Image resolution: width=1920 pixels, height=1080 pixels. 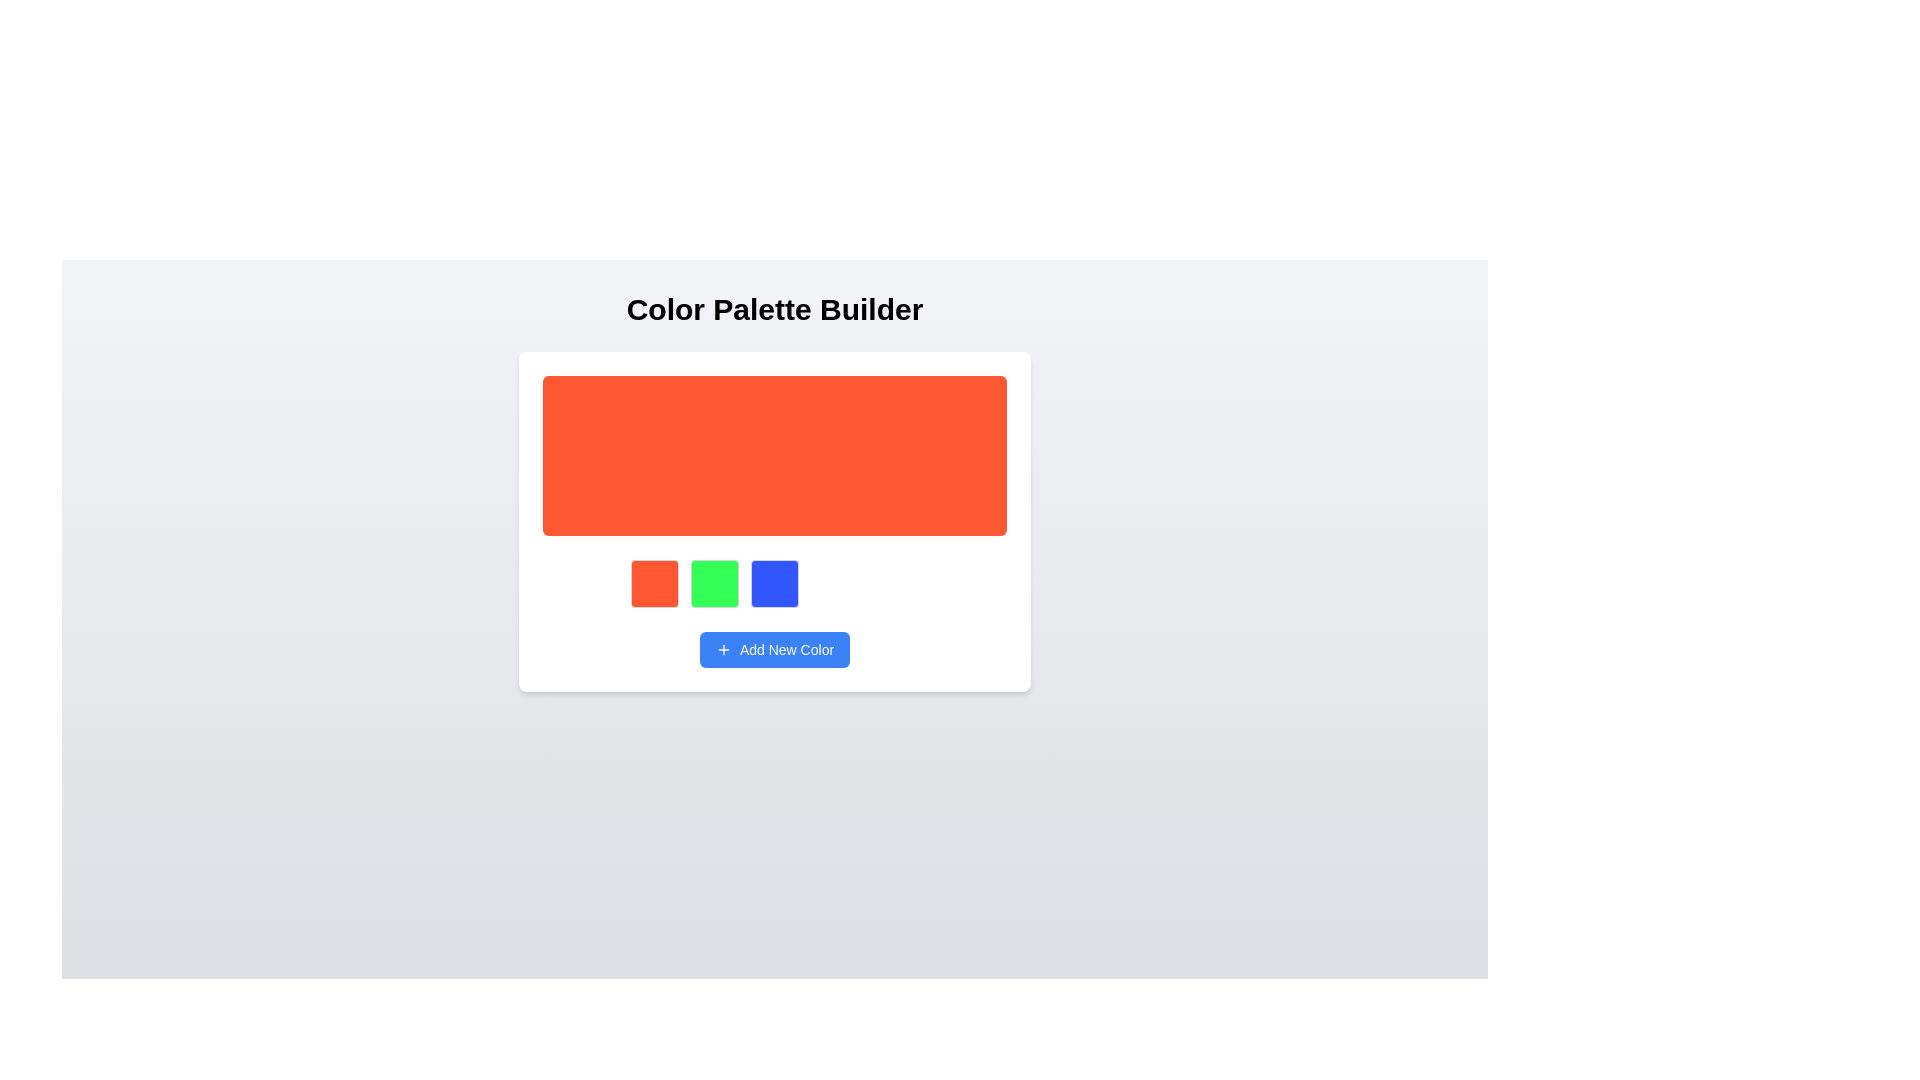 What do you see at coordinates (773, 650) in the screenshot?
I see `the rectangular button with a blue background and white text reading 'Add New Color', which has a '+' icon on the left` at bounding box center [773, 650].